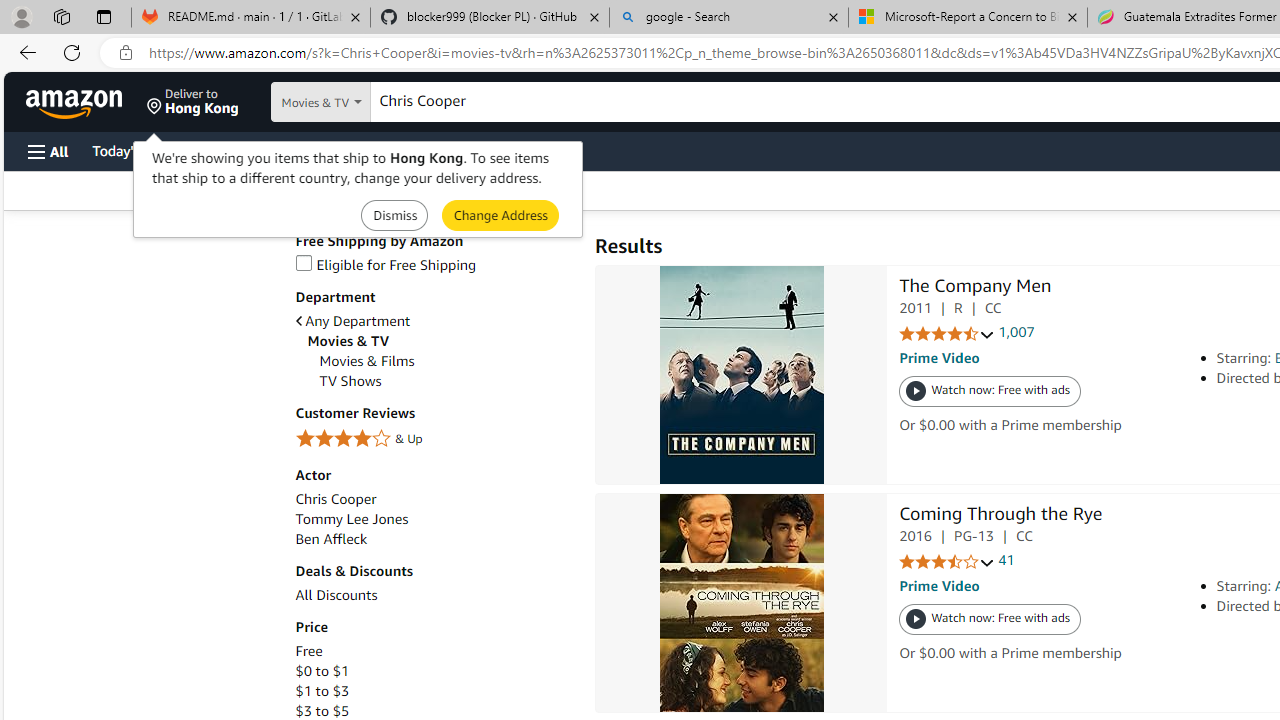 The image size is (1280, 720). I want to click on '4.4 out of 5 stars', so click(946, 333).